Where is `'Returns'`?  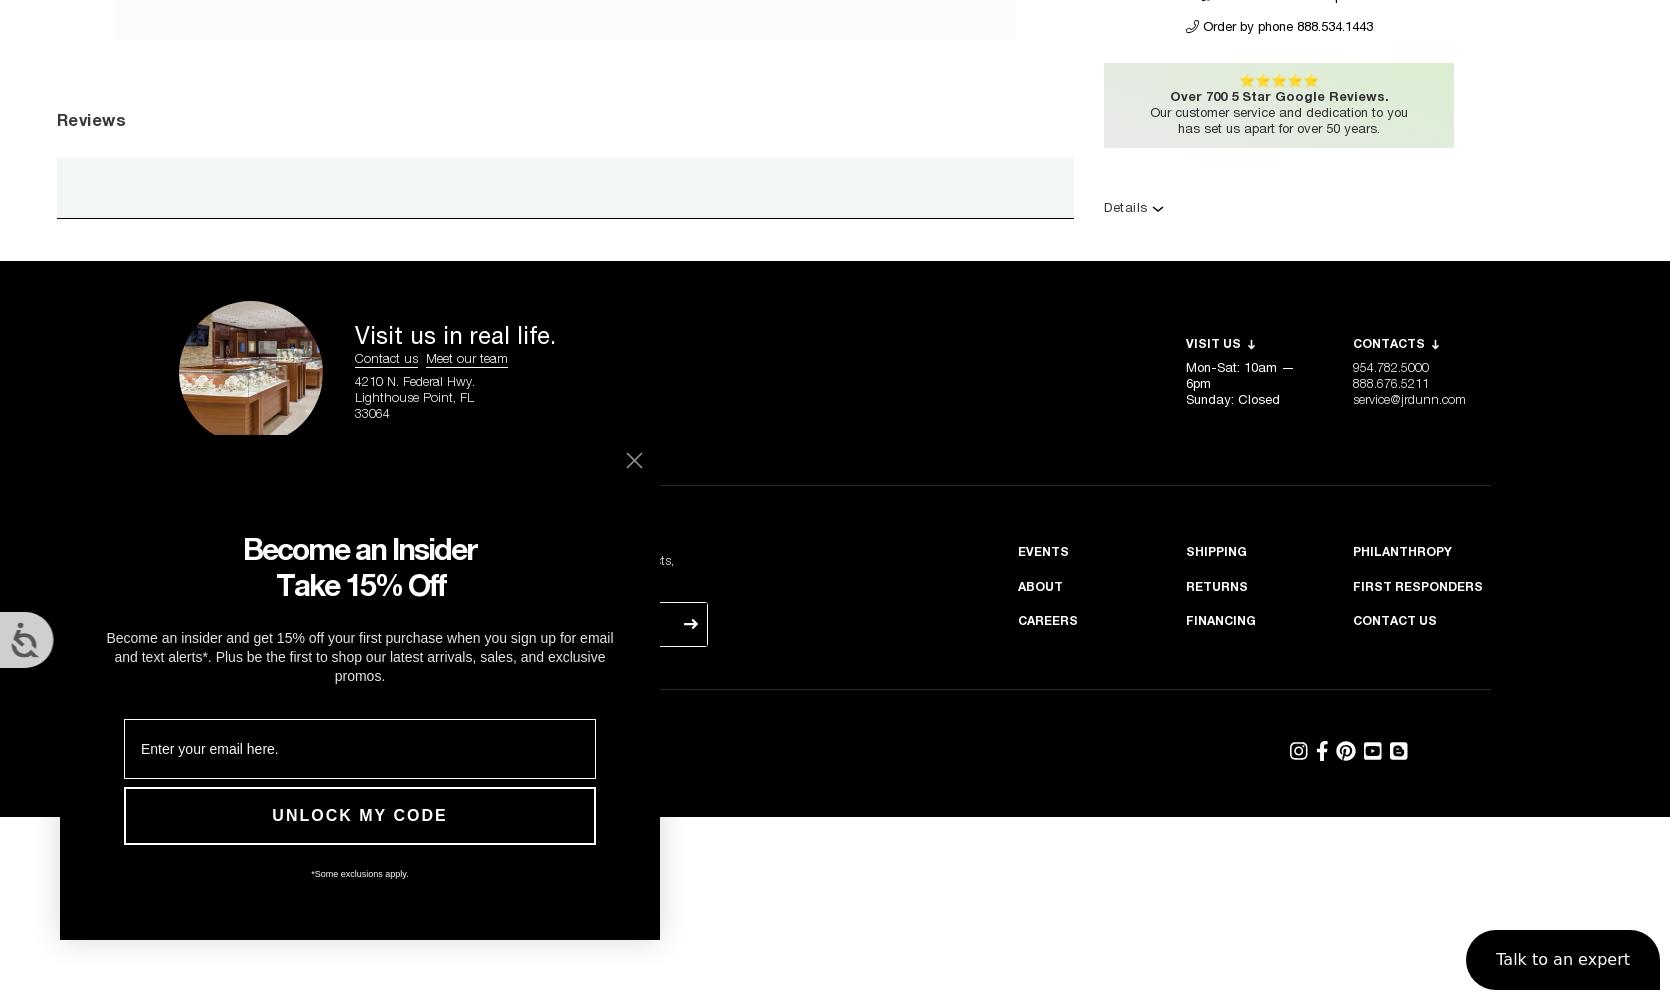 'Returns' is located at coordinates (1185, 586).